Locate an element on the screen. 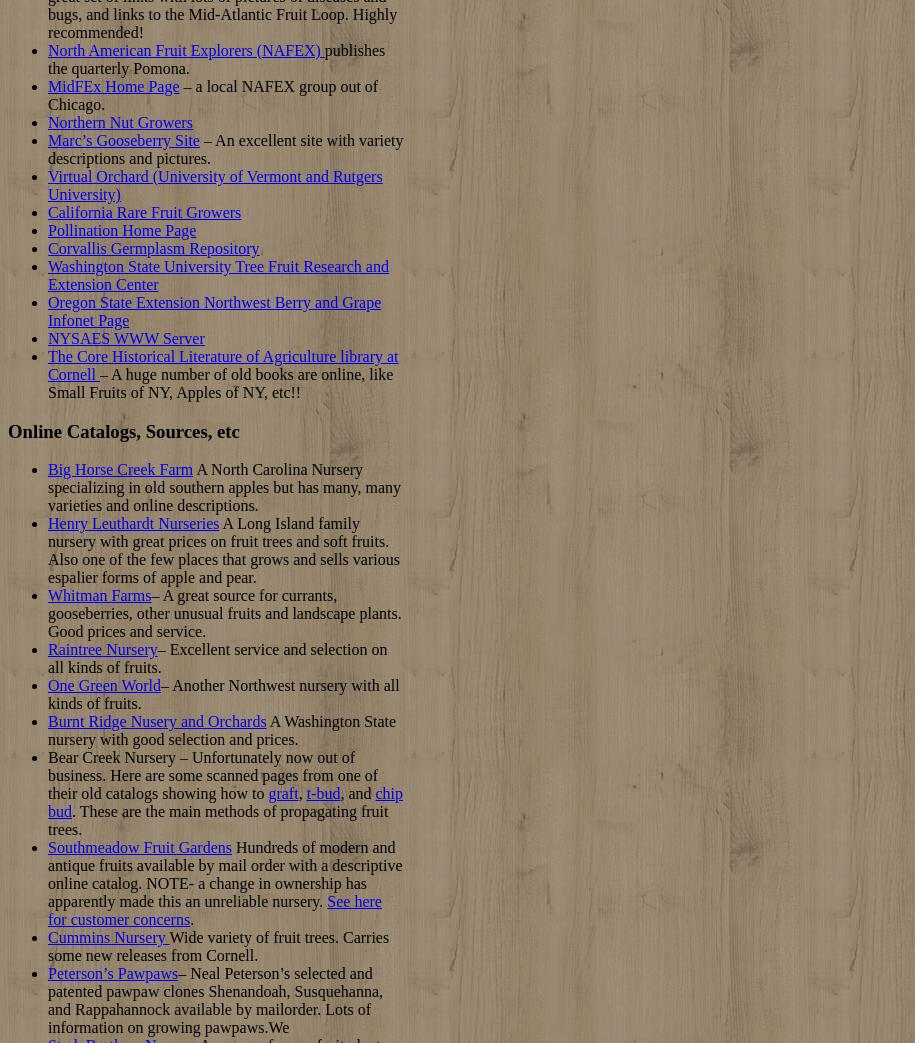  '– Another Northwest nursery with all kinds of fruits.' is located at coordinates (223, 694).